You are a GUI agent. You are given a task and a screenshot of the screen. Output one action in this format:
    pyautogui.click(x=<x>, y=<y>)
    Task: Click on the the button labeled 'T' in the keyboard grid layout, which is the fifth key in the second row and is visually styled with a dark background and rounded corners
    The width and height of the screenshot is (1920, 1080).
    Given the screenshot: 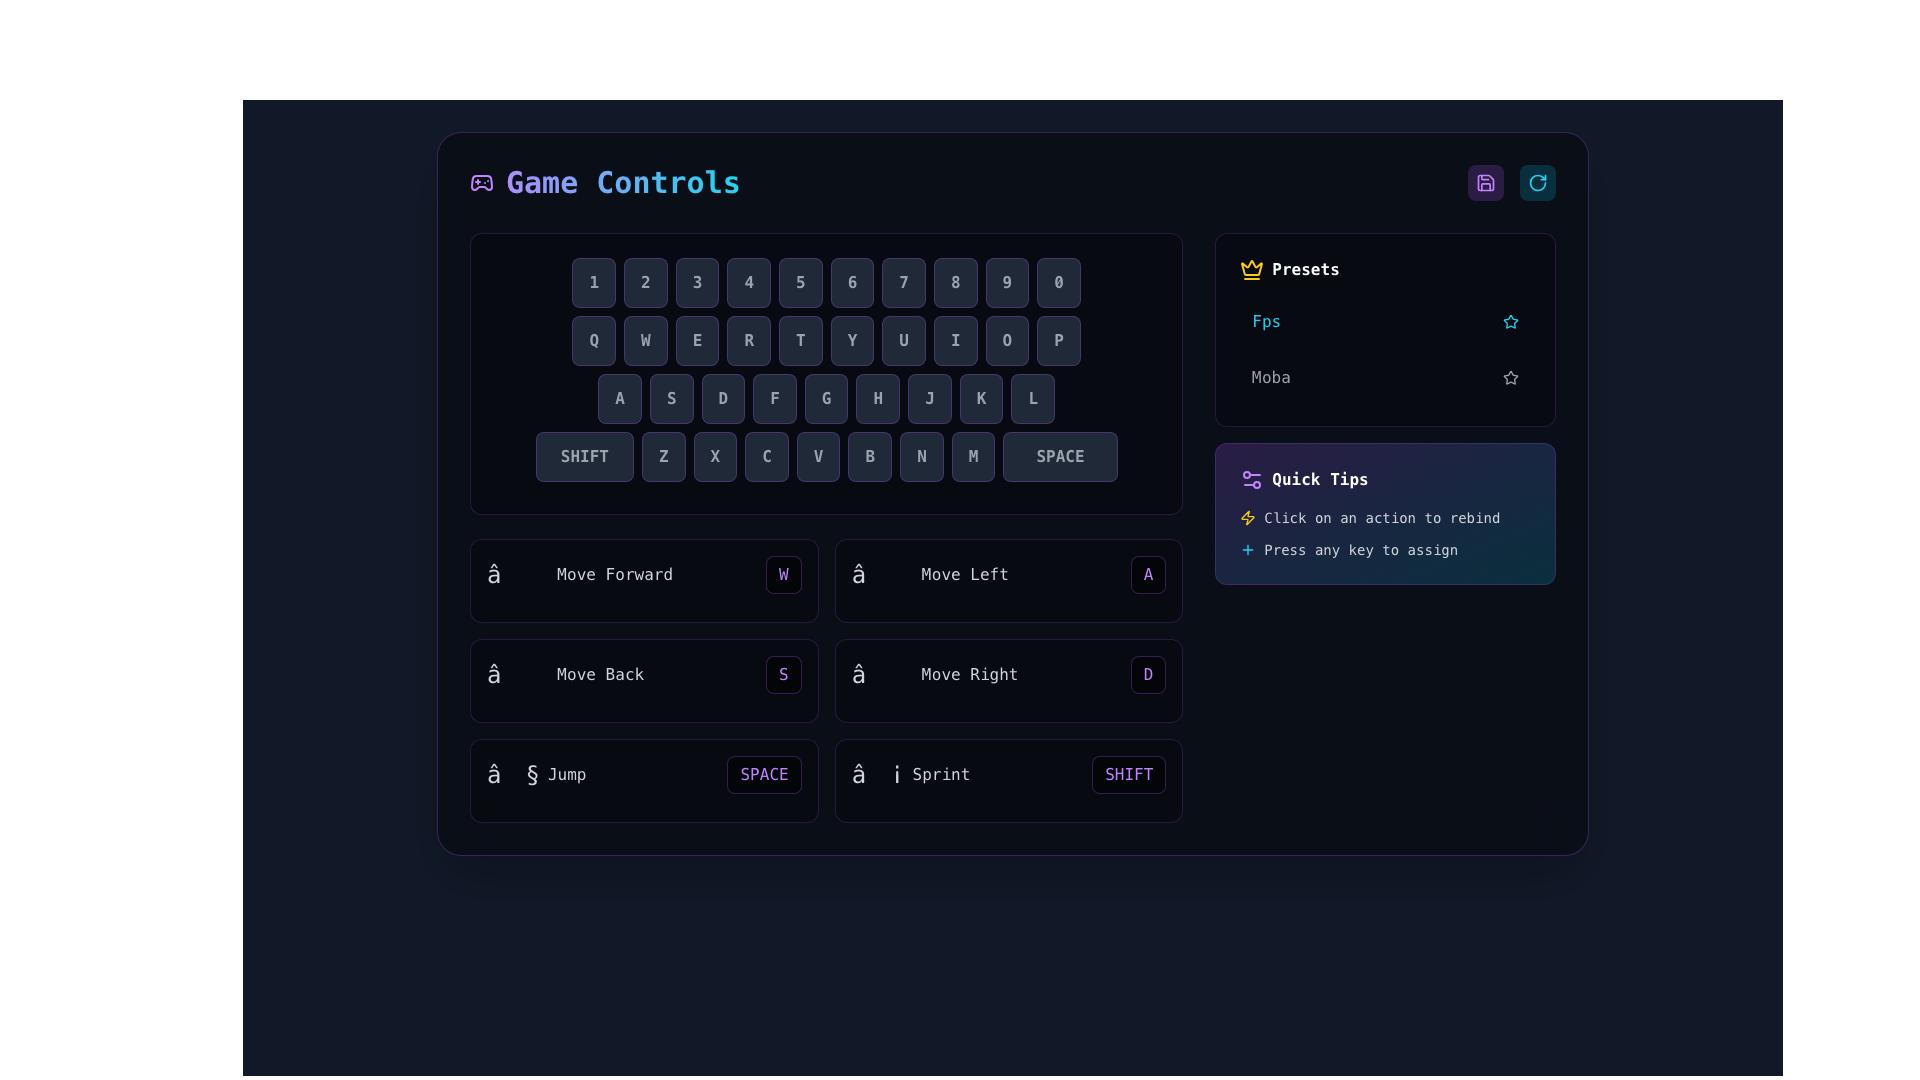 What is the action you would take?
    pyautogui.click(x=800, y=339)
    